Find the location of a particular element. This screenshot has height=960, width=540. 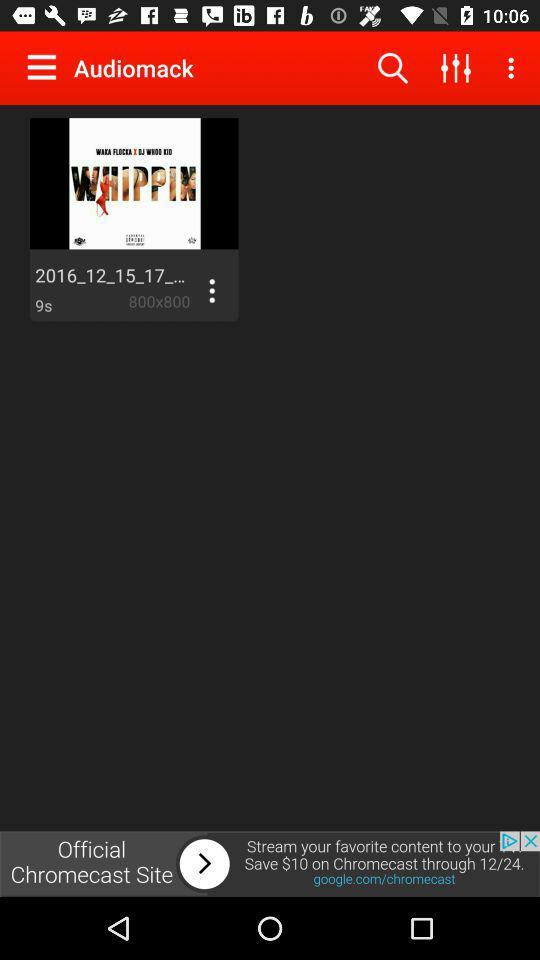

share a file is located at coordinates (210, 289).